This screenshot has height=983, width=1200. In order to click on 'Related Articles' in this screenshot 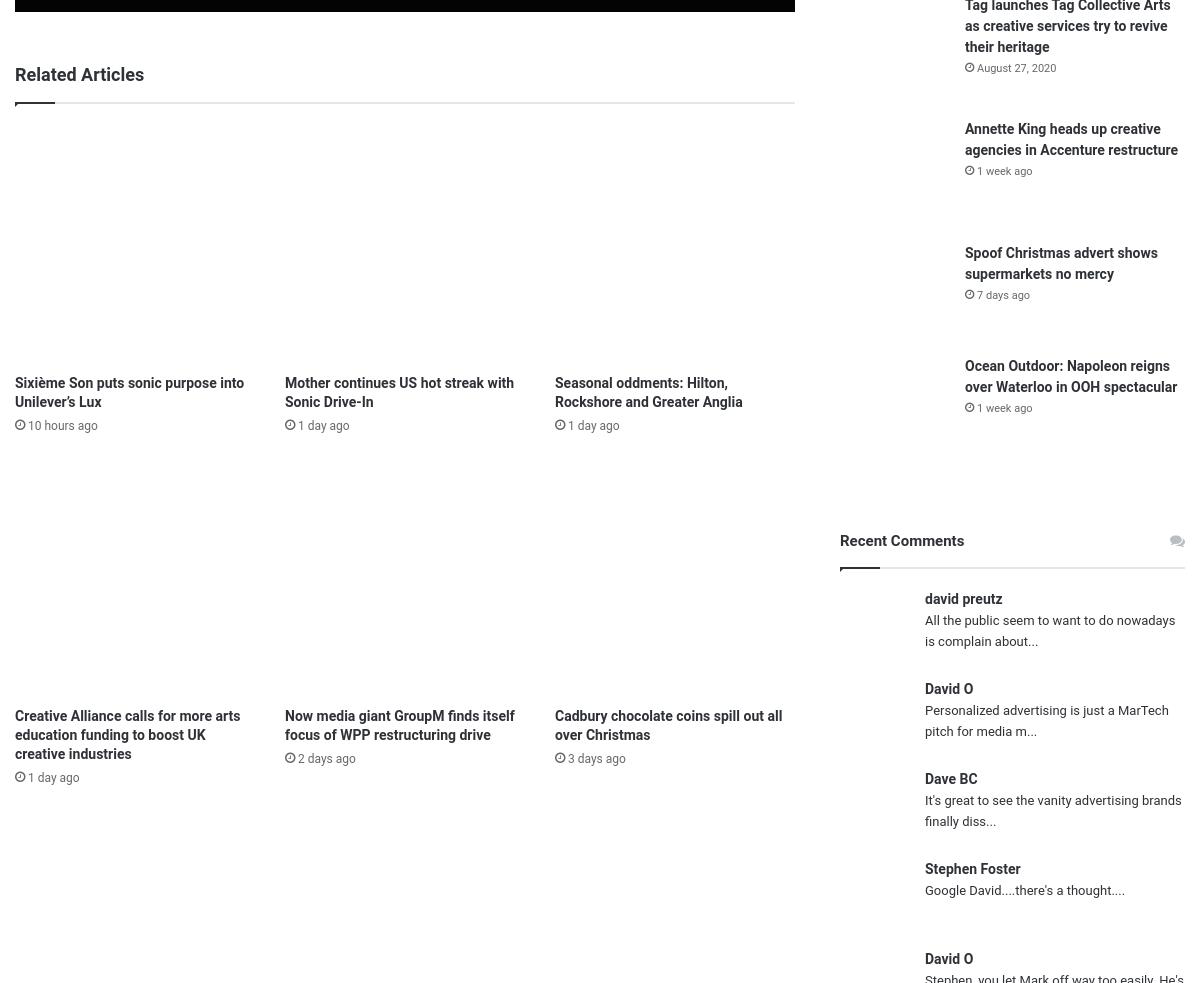, I will do `click(79, 73)`.